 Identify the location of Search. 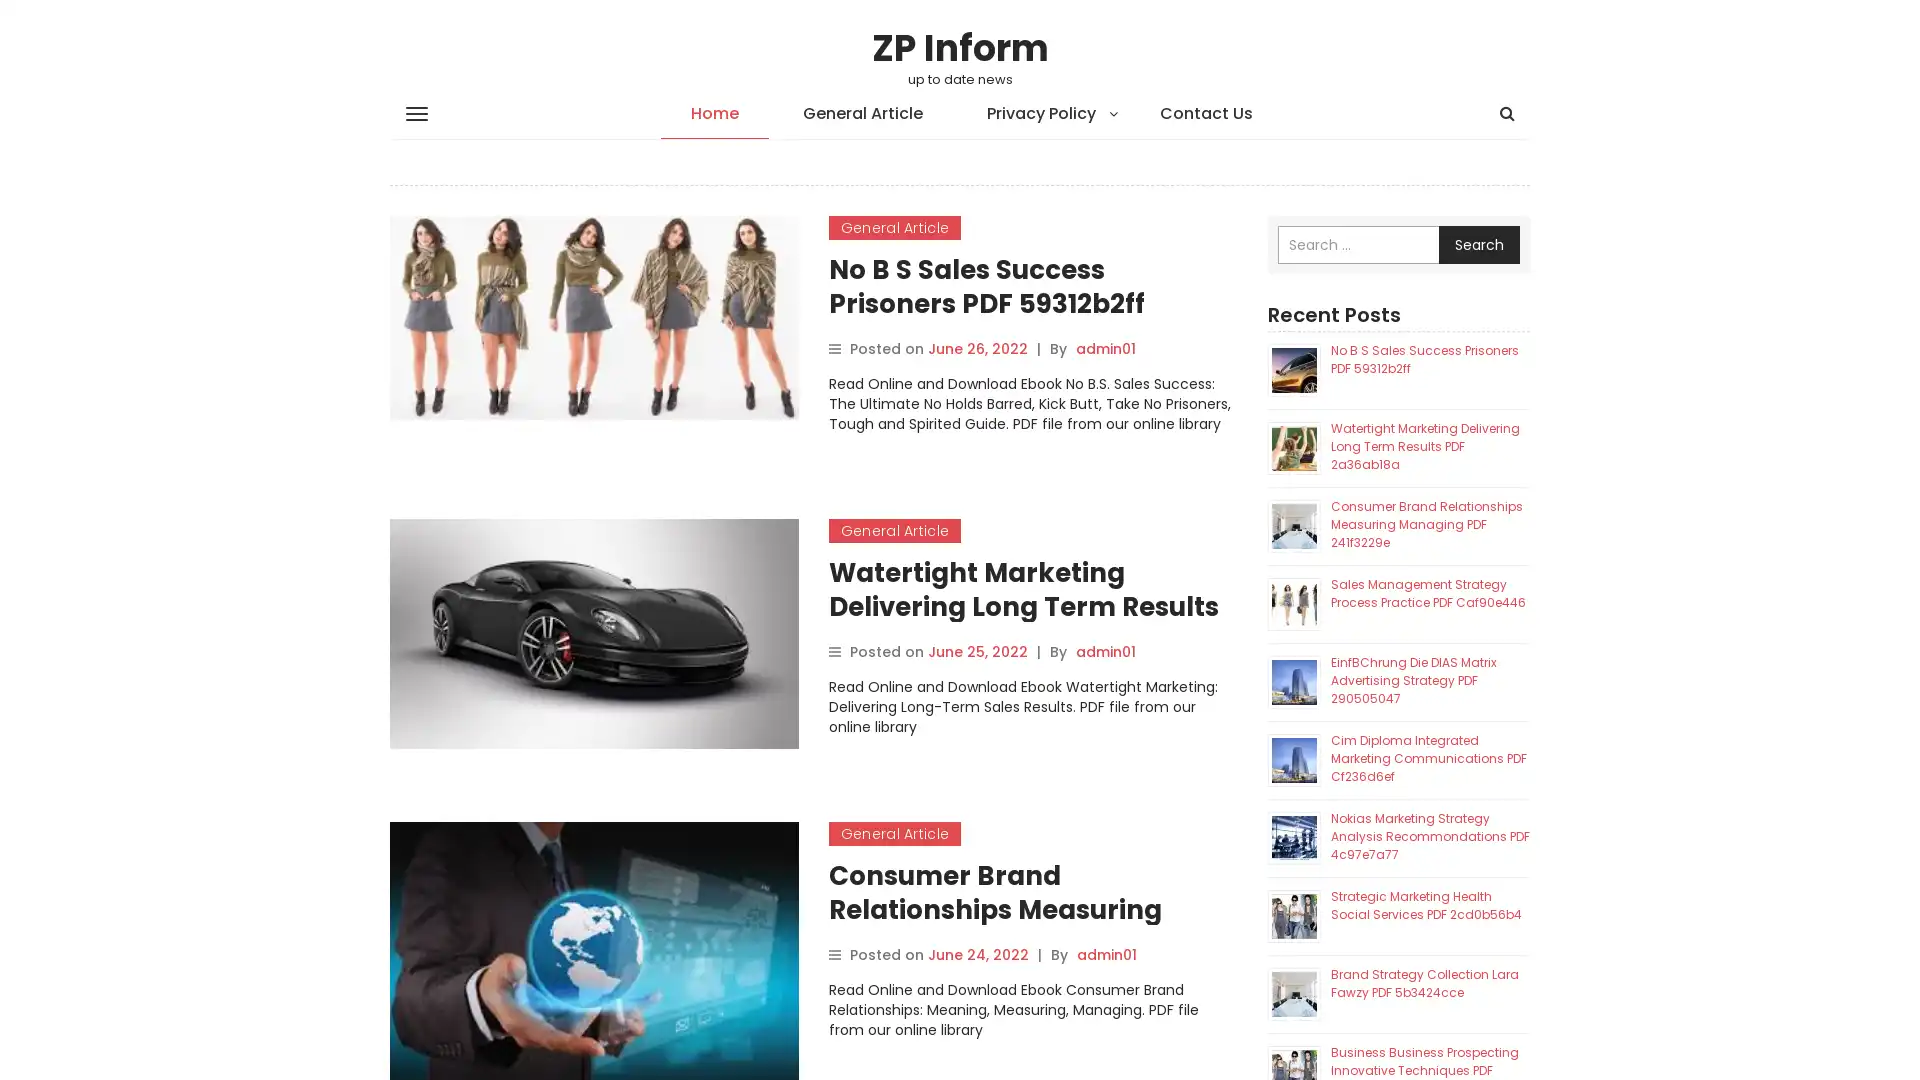
(1479, 244).